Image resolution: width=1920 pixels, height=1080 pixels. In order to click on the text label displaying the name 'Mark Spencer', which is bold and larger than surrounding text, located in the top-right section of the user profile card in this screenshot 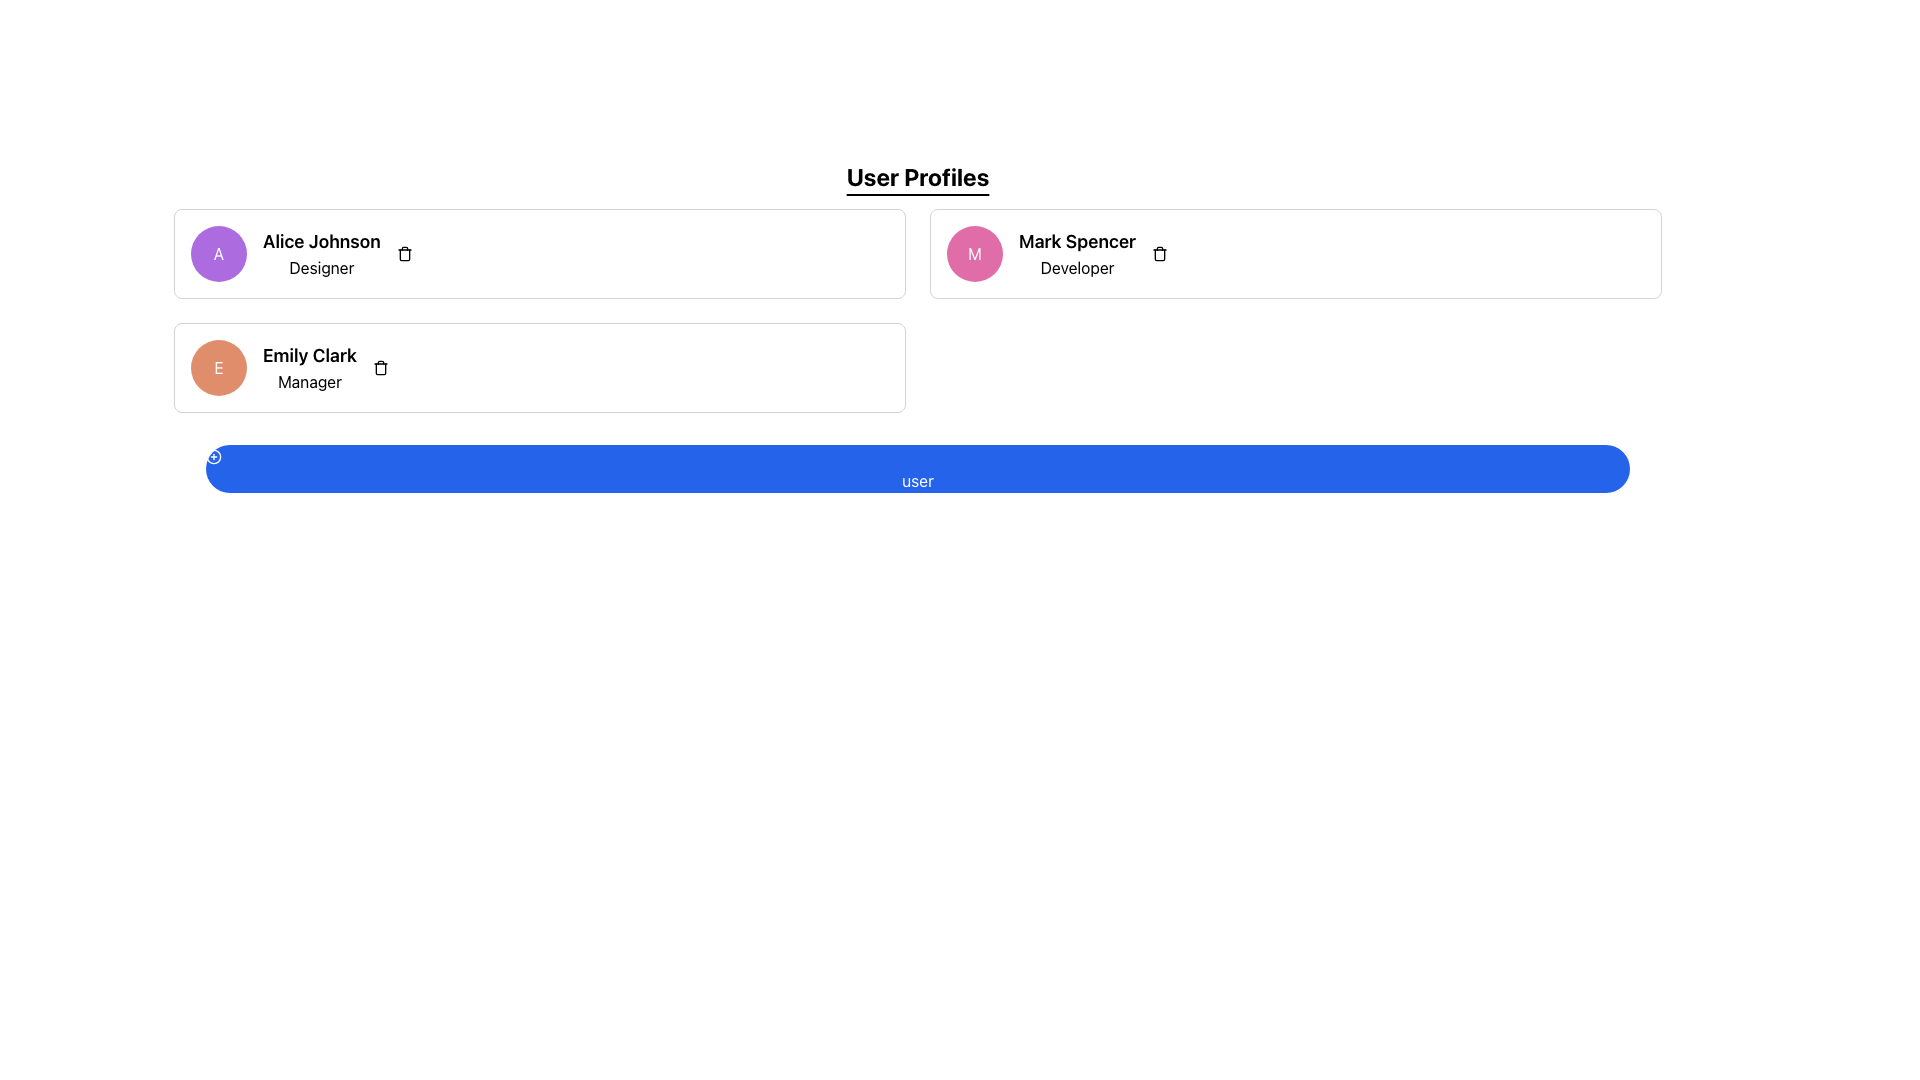, I will do `click(1076, 241)`.